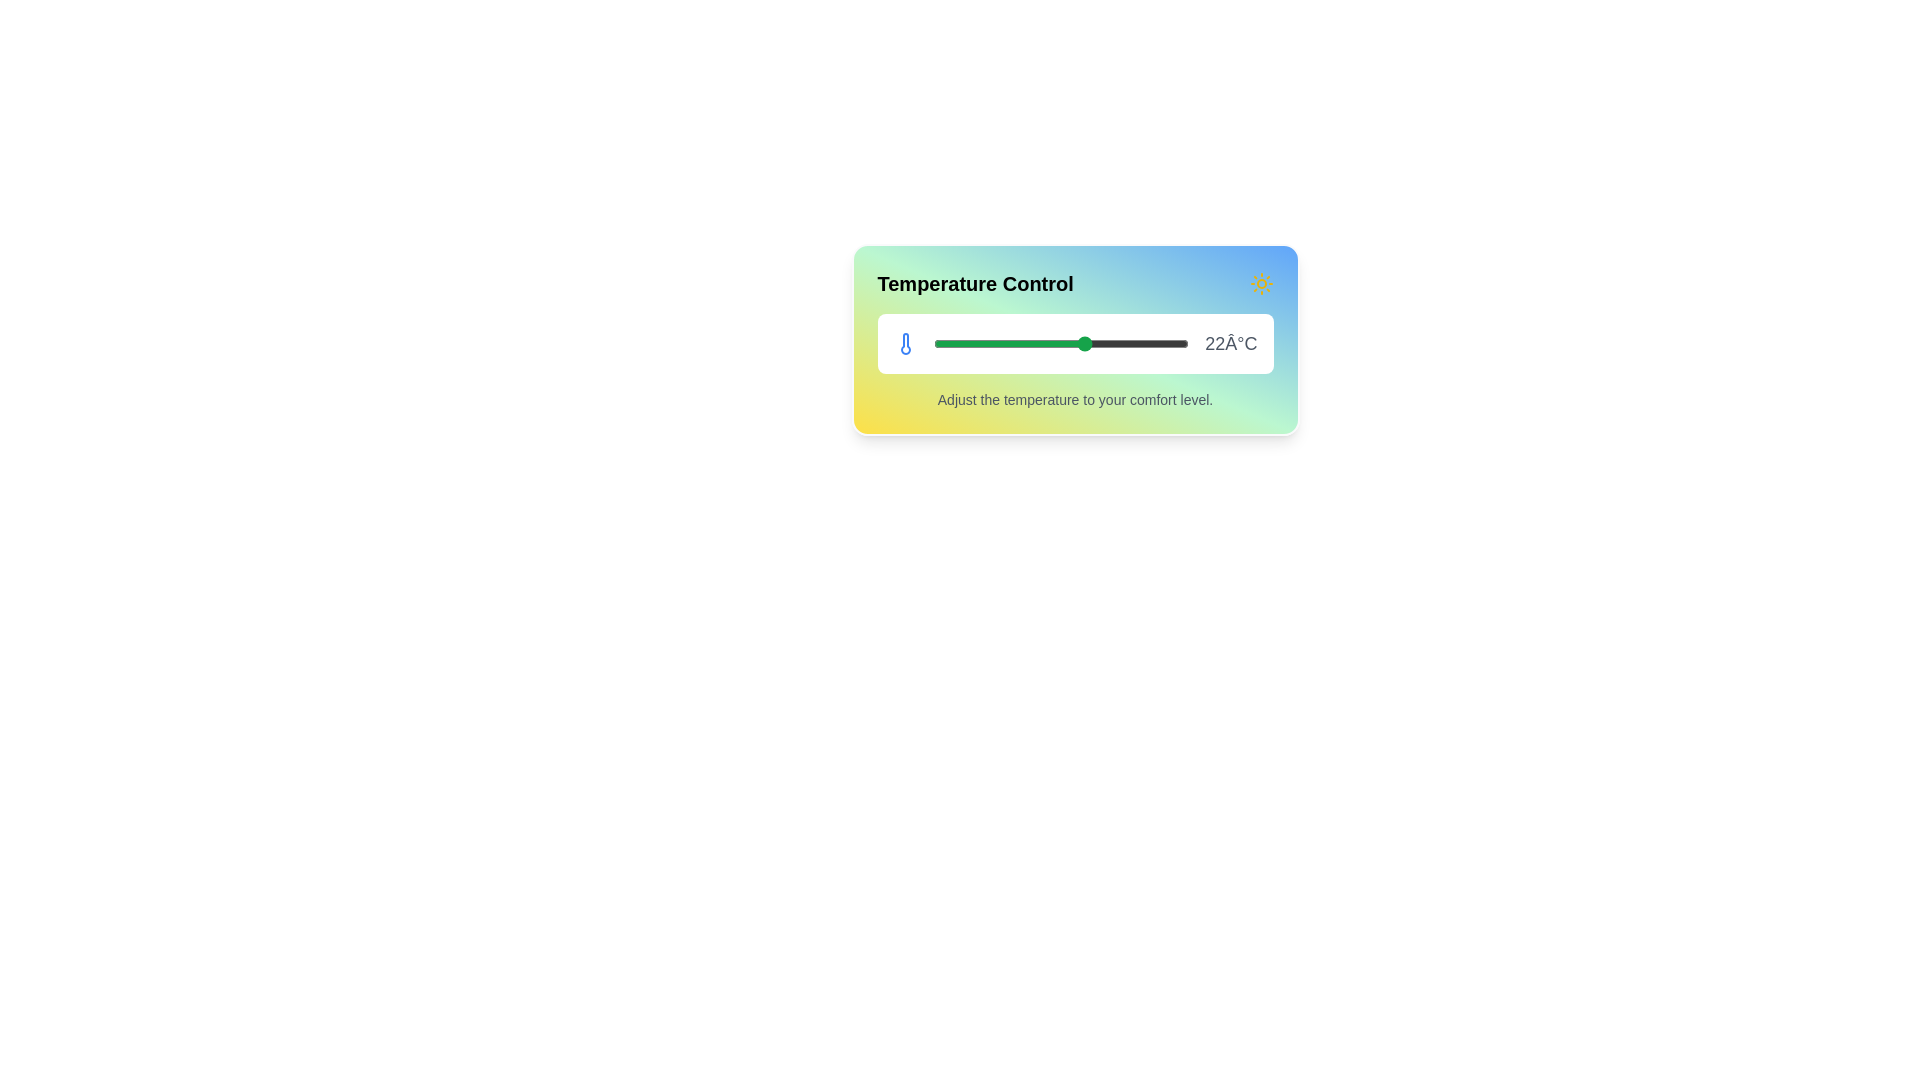 Image resolution: width=1920 pixels, height=1080 pixels. What do you see at coordinates (1150, 338) in the screenshot?
I see `the temperature` at bounding box center [1150, 338].